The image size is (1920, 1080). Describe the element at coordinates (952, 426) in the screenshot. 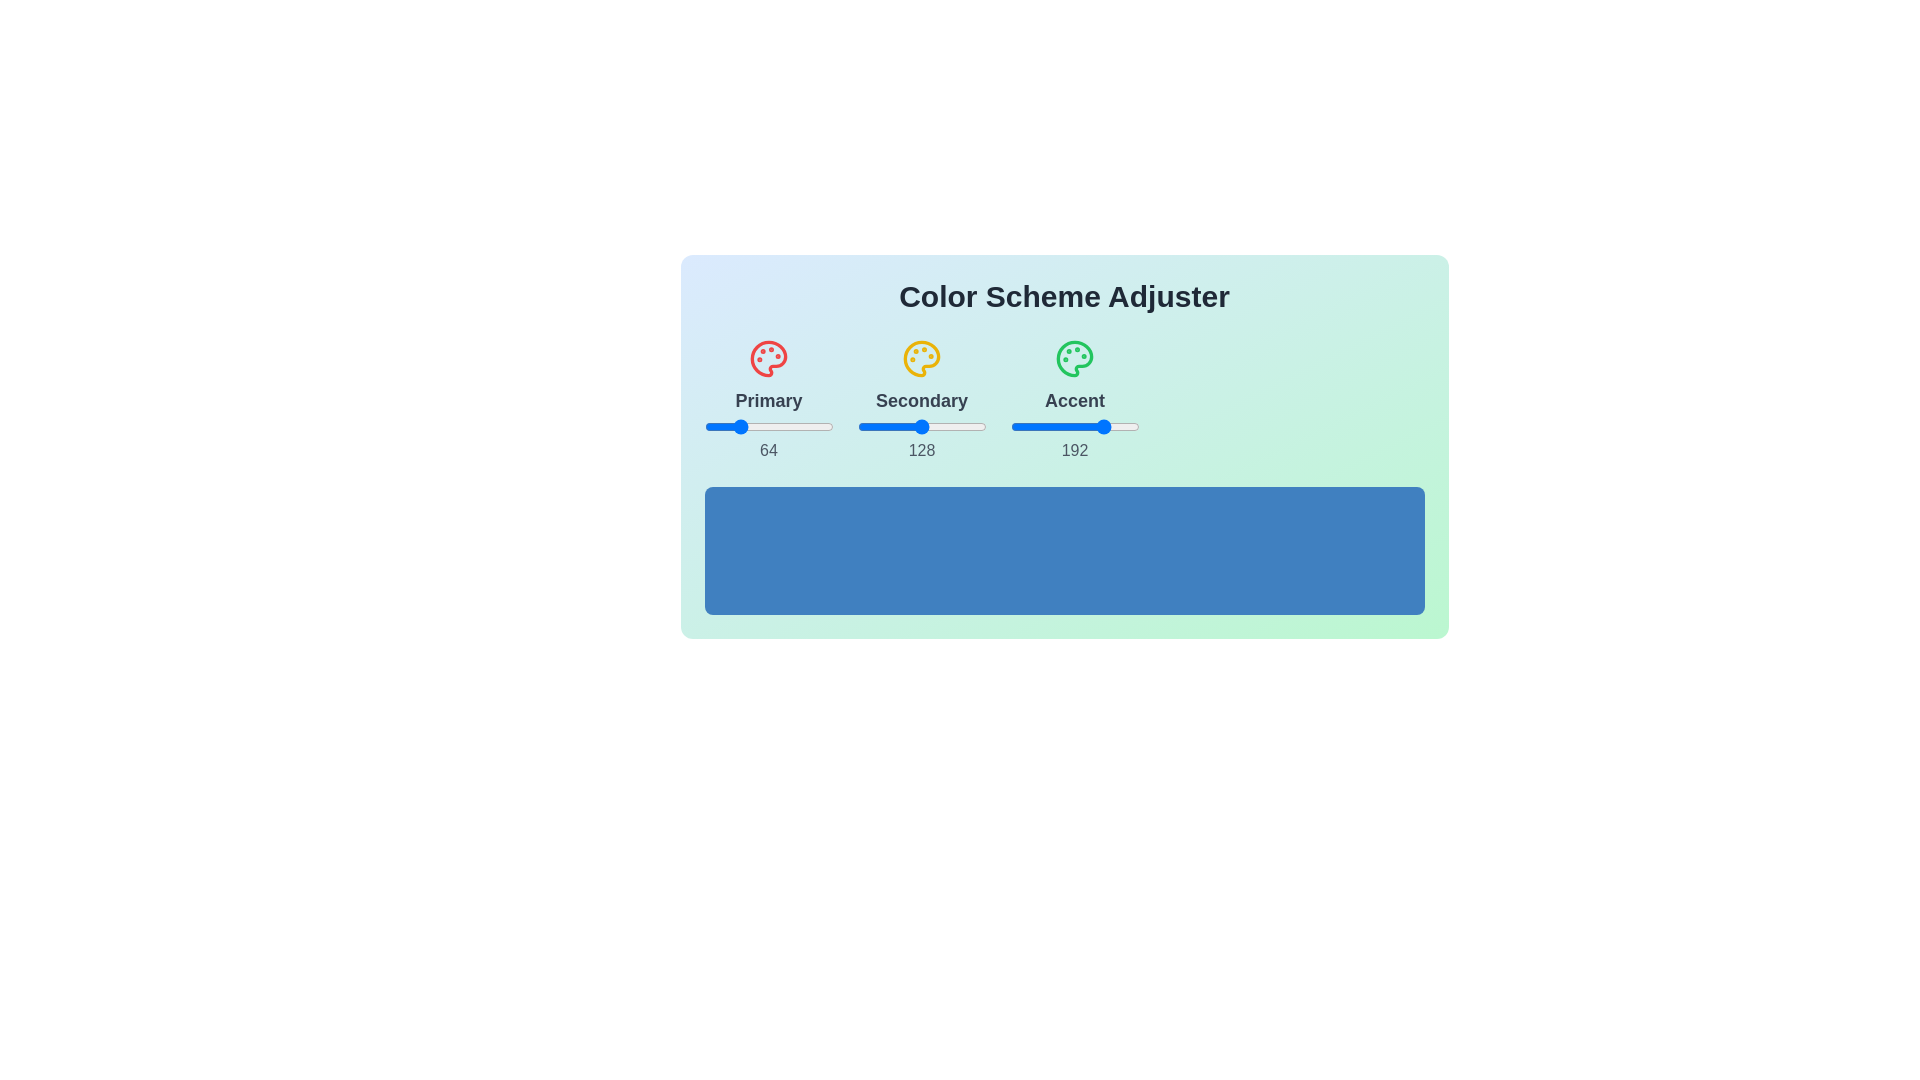

I see `the 1 slider to 62` at that location.